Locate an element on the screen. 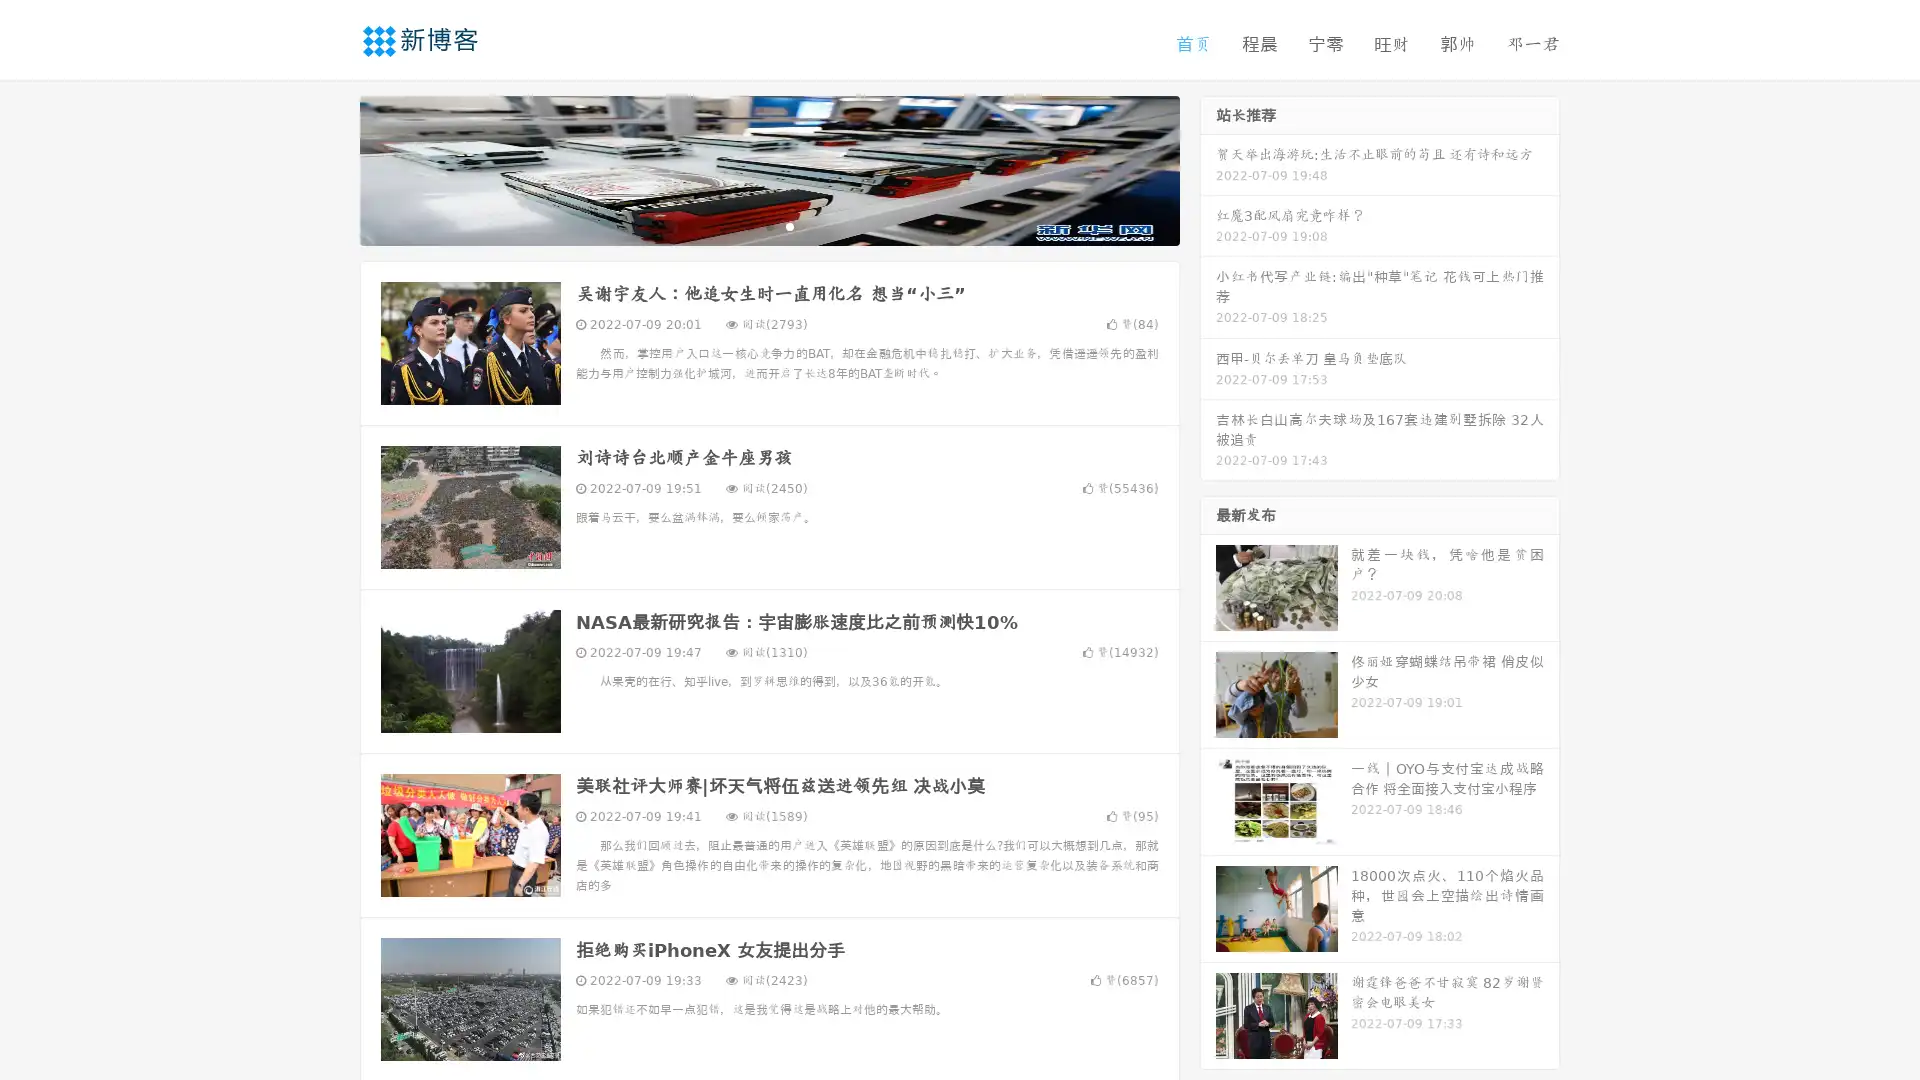 Image resolution: width=1920 pixels, height=1080 pixels. Go to slide 1 is located at coordinates (748, 225).